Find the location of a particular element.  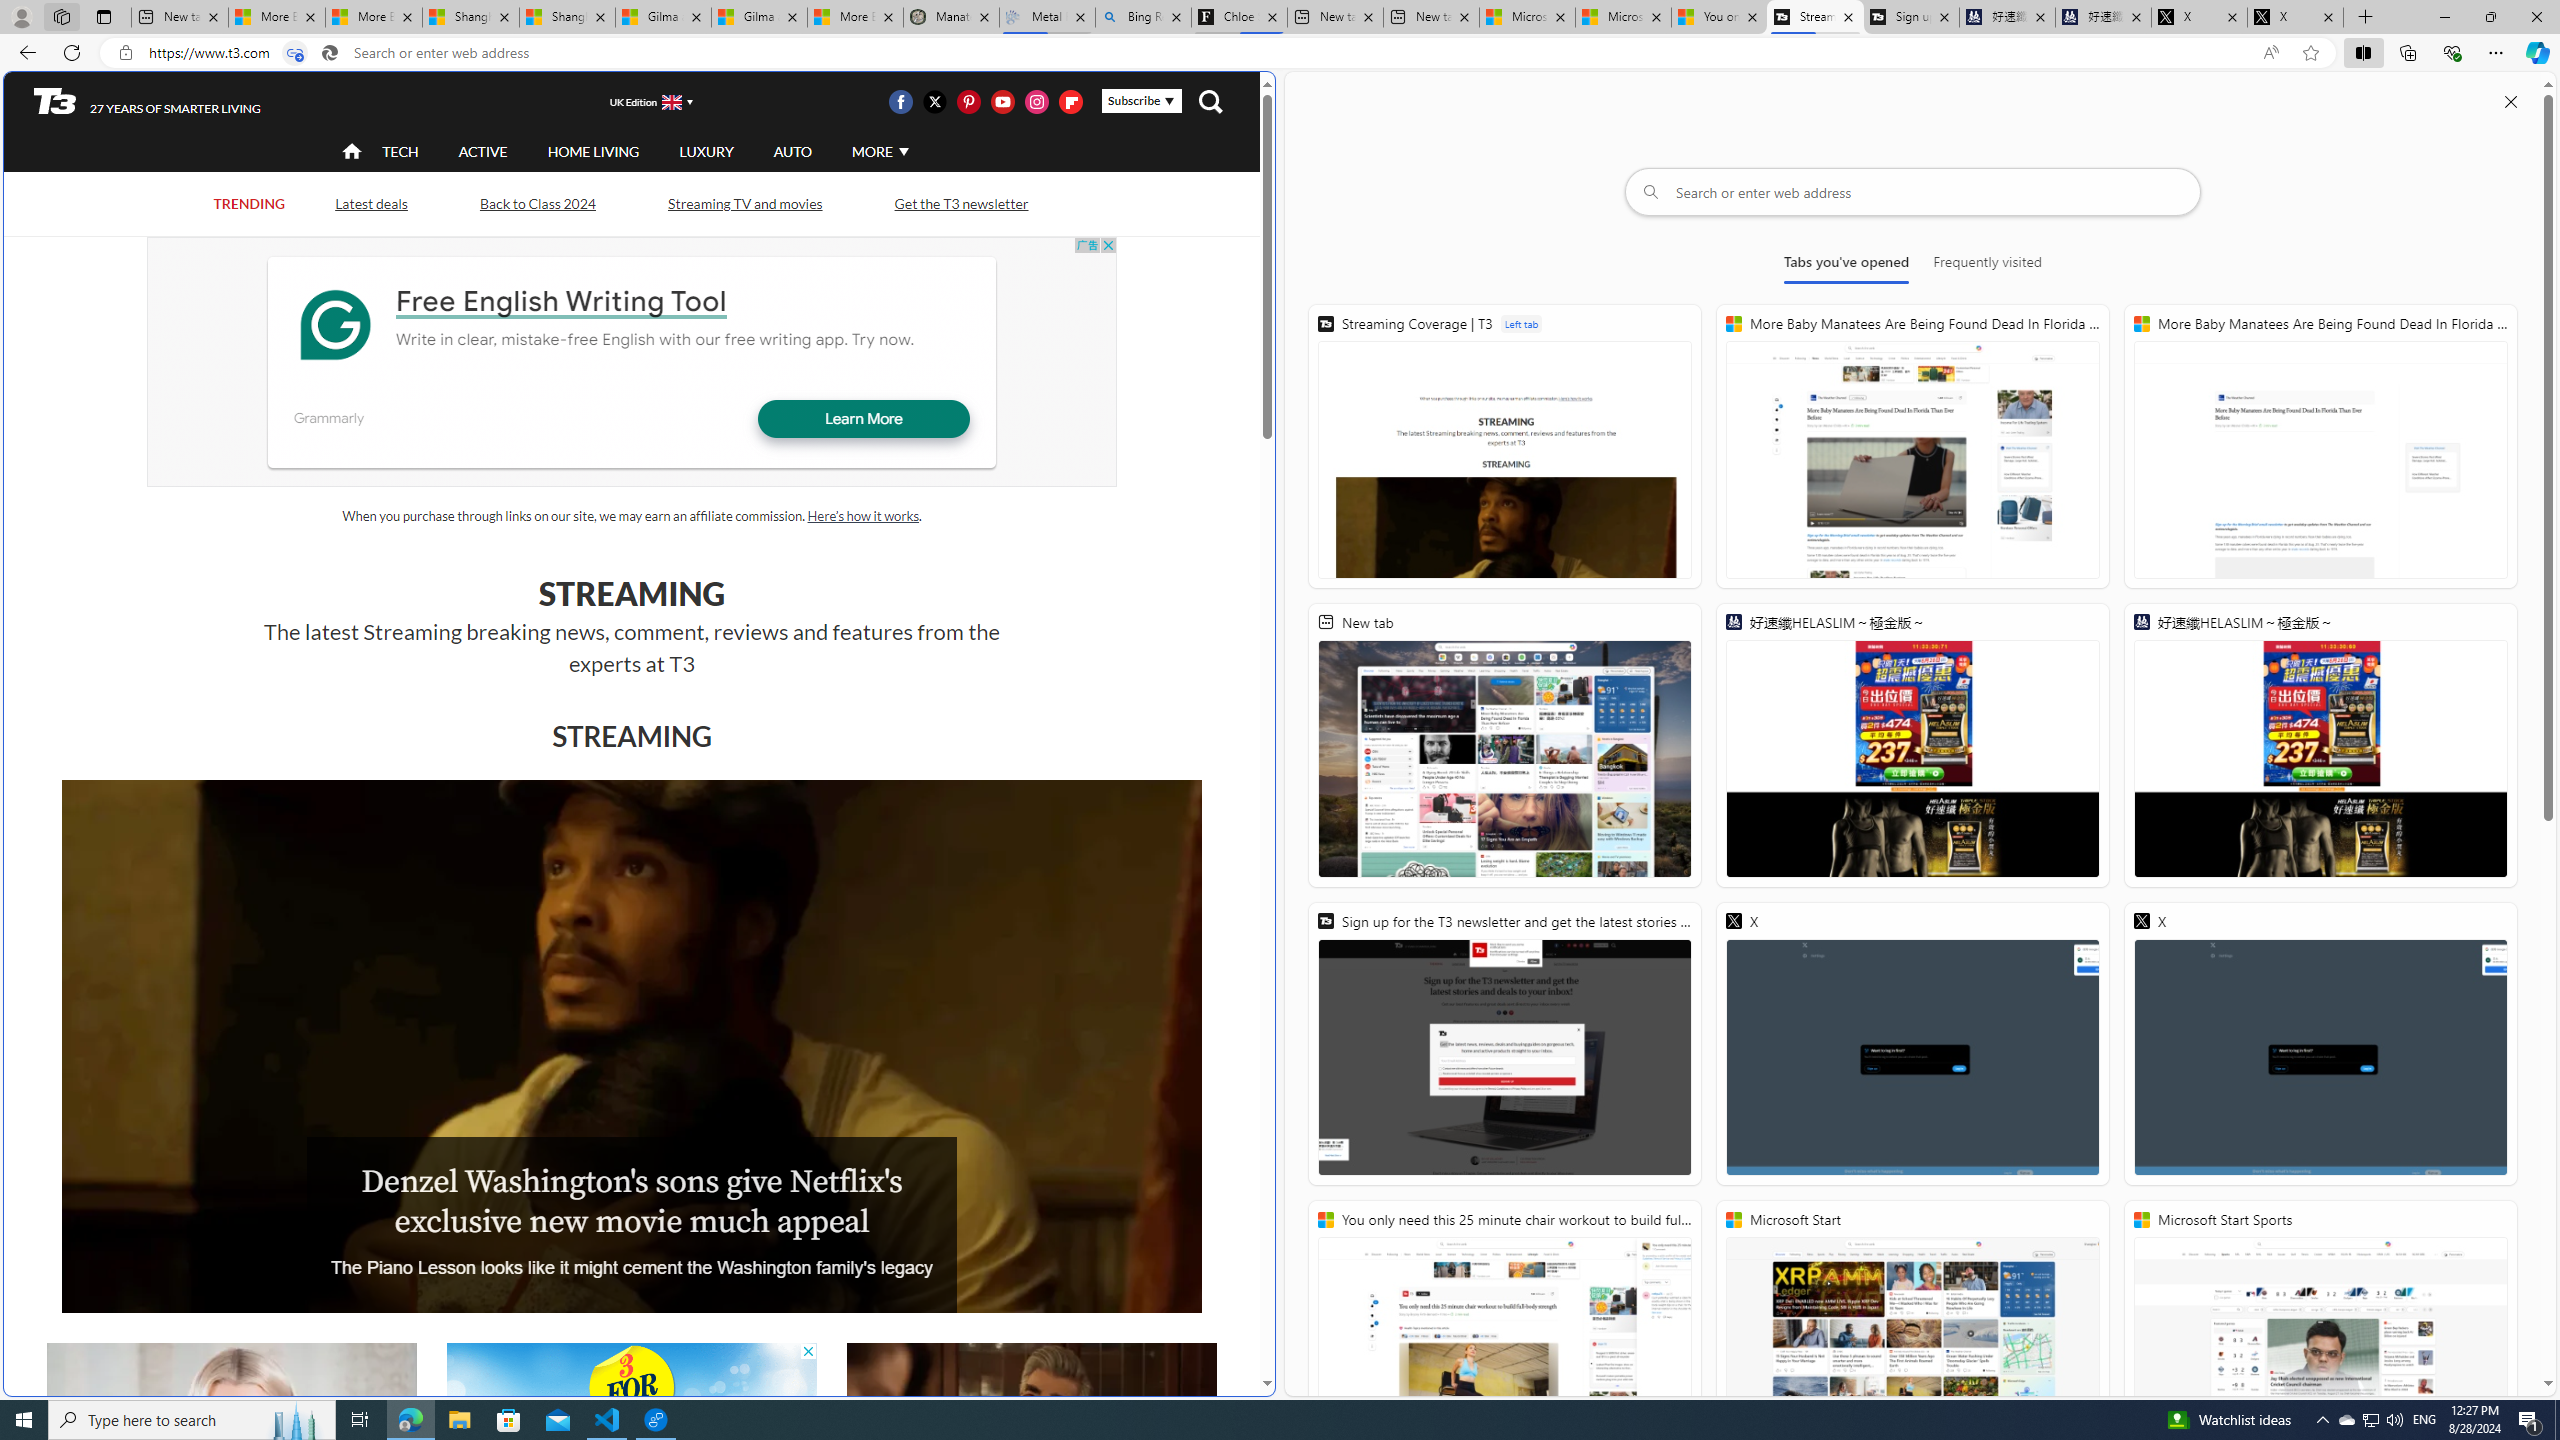

'The Piano Lesson' is located at coordinates (631, 1045).